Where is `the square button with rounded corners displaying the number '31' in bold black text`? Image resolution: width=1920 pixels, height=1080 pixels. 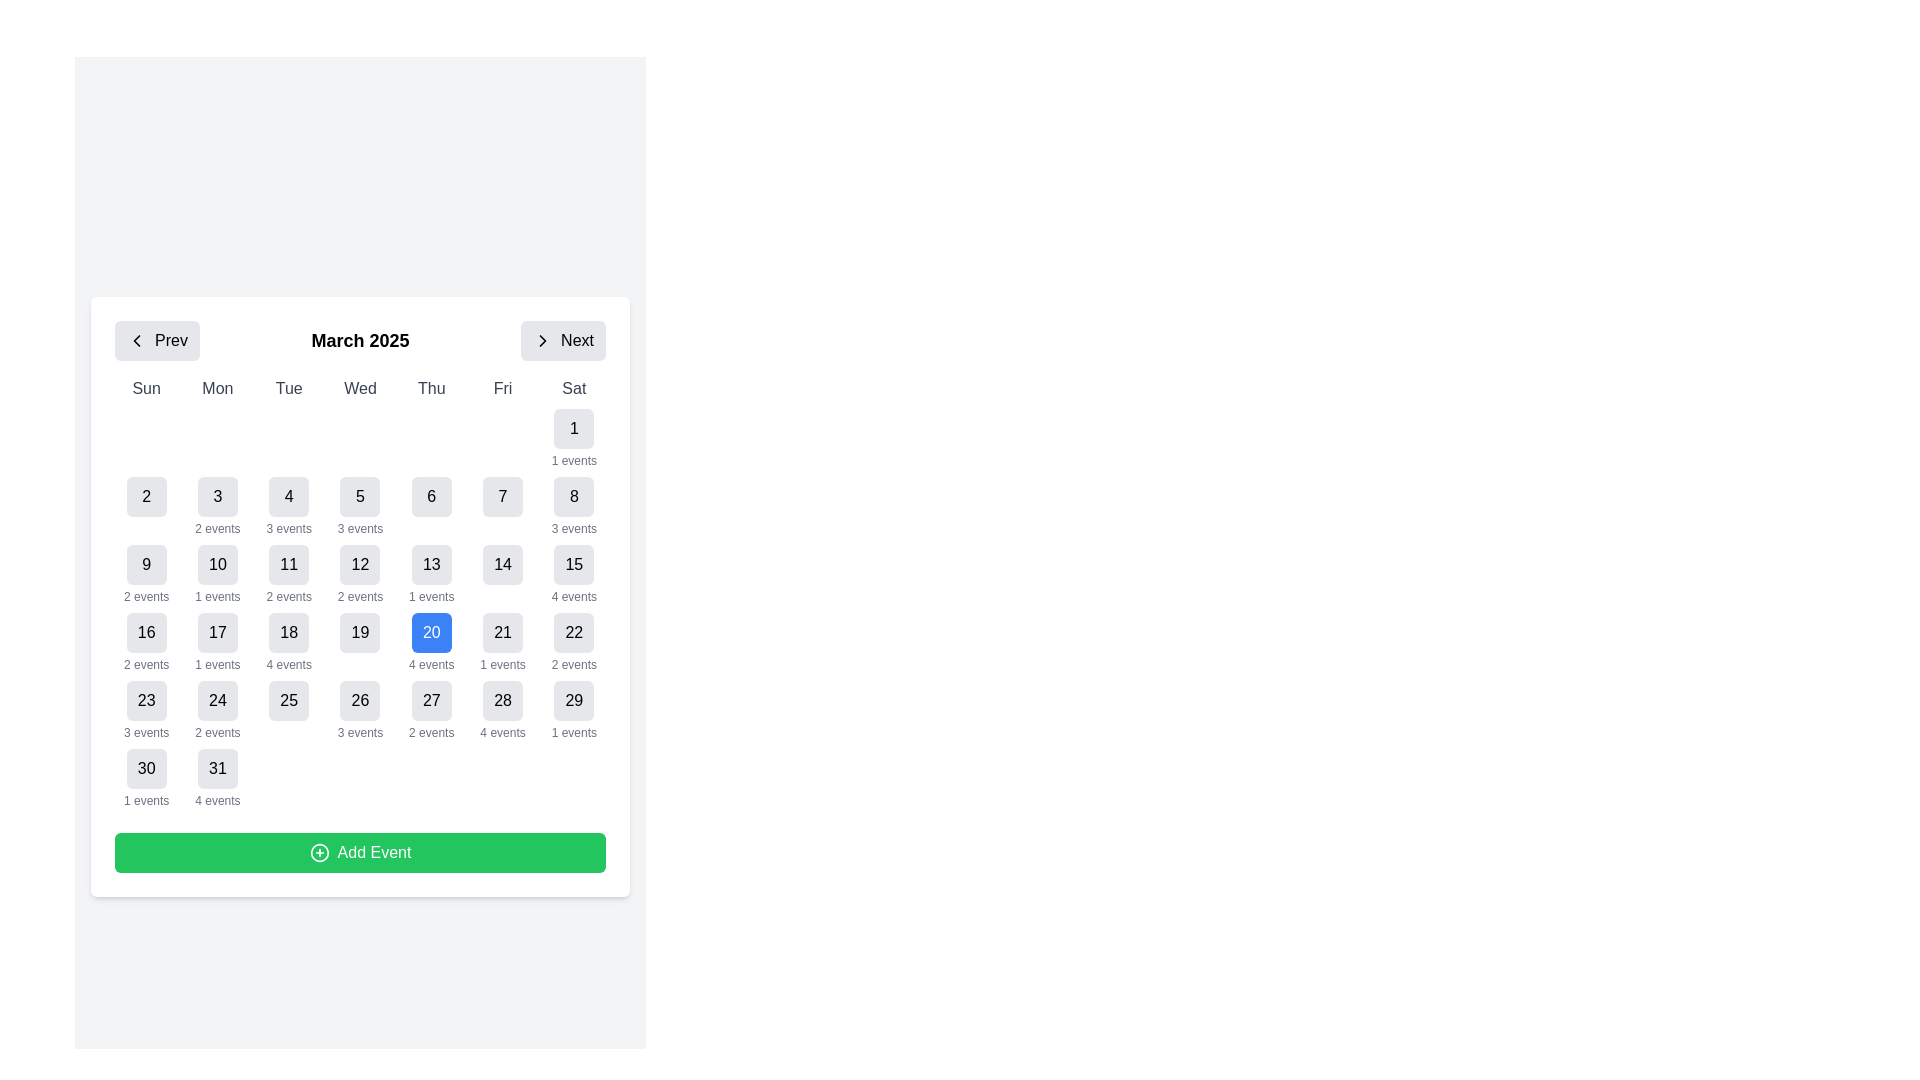
the square button with rounded corners displaying the number '31' in bold black text is located at coordinates (217, 767).